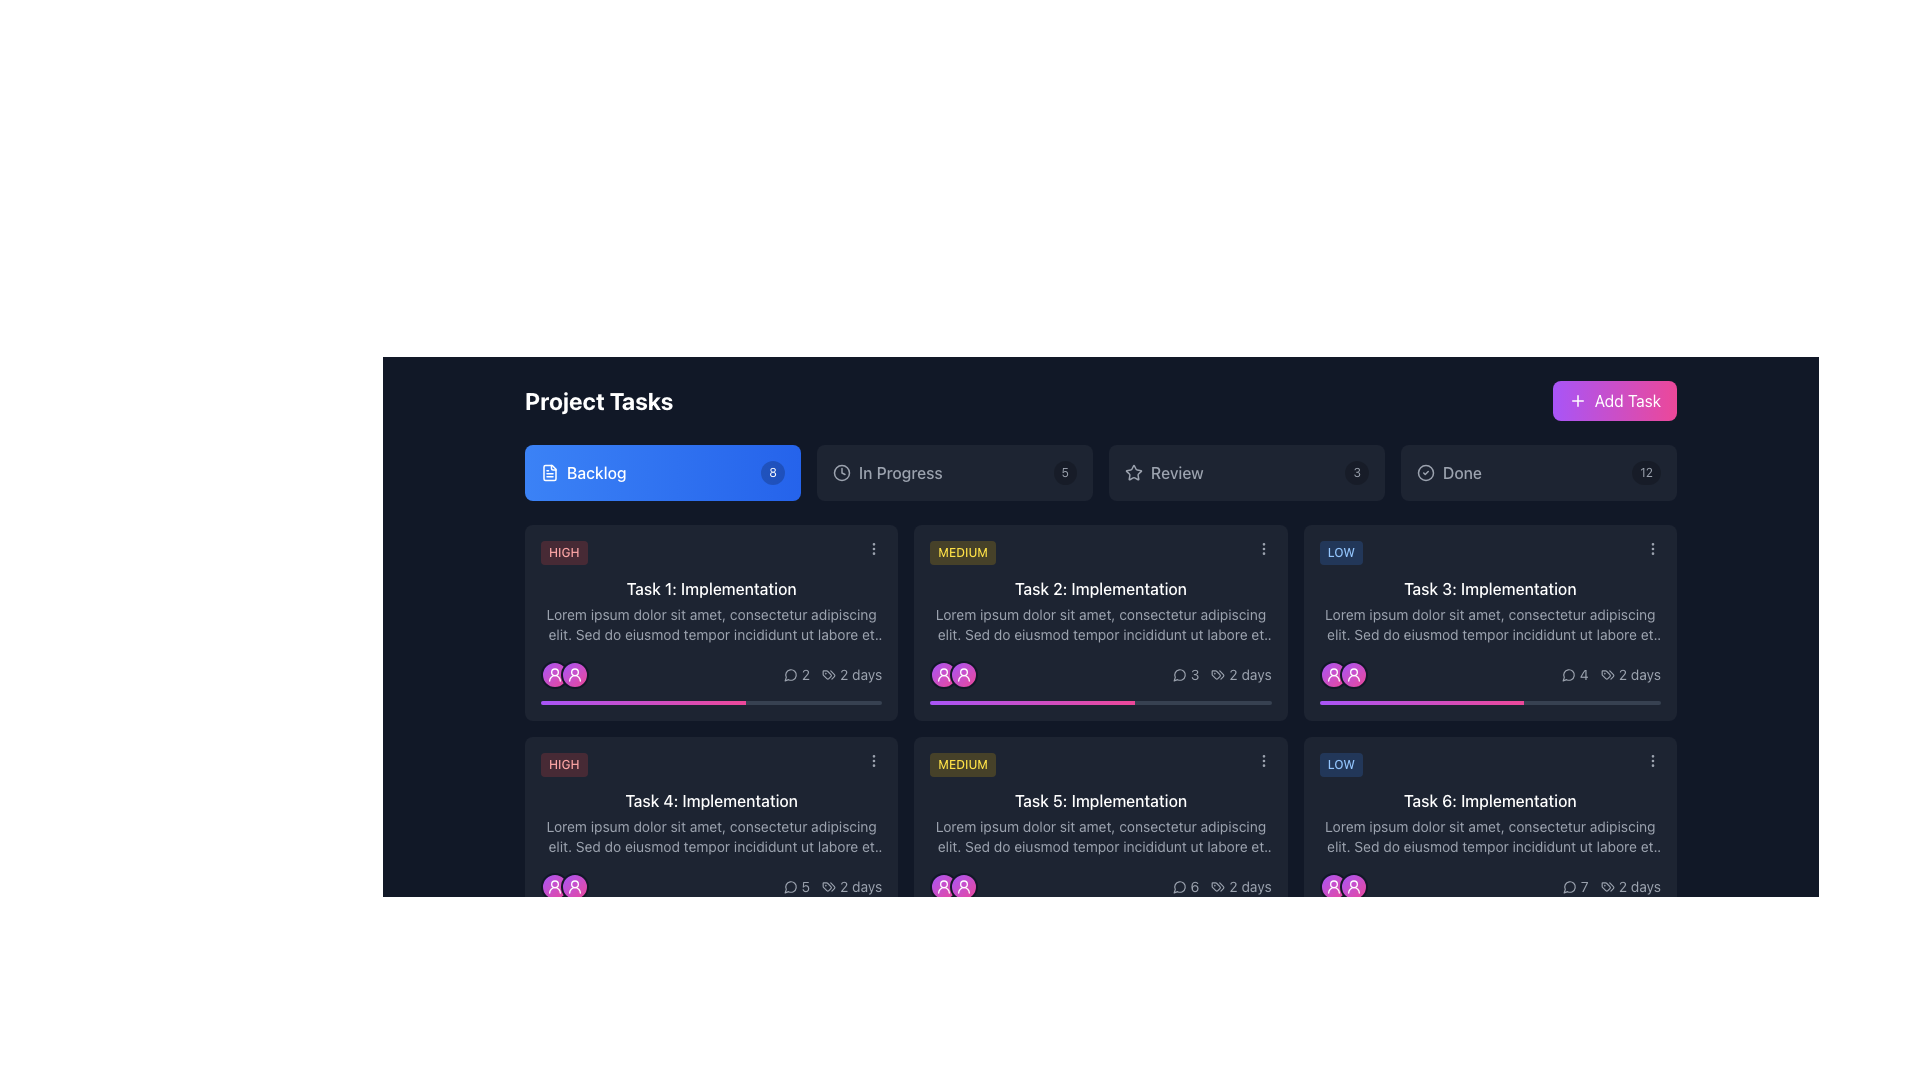 Image resolution: width=1920 pixels, height=1080 pixels. I want to click on the first icon in the row of metadata details for 'Task 4: Implementation' in the 'Backlog' section, located to the left of the '2 days' text, so click(829, 886).